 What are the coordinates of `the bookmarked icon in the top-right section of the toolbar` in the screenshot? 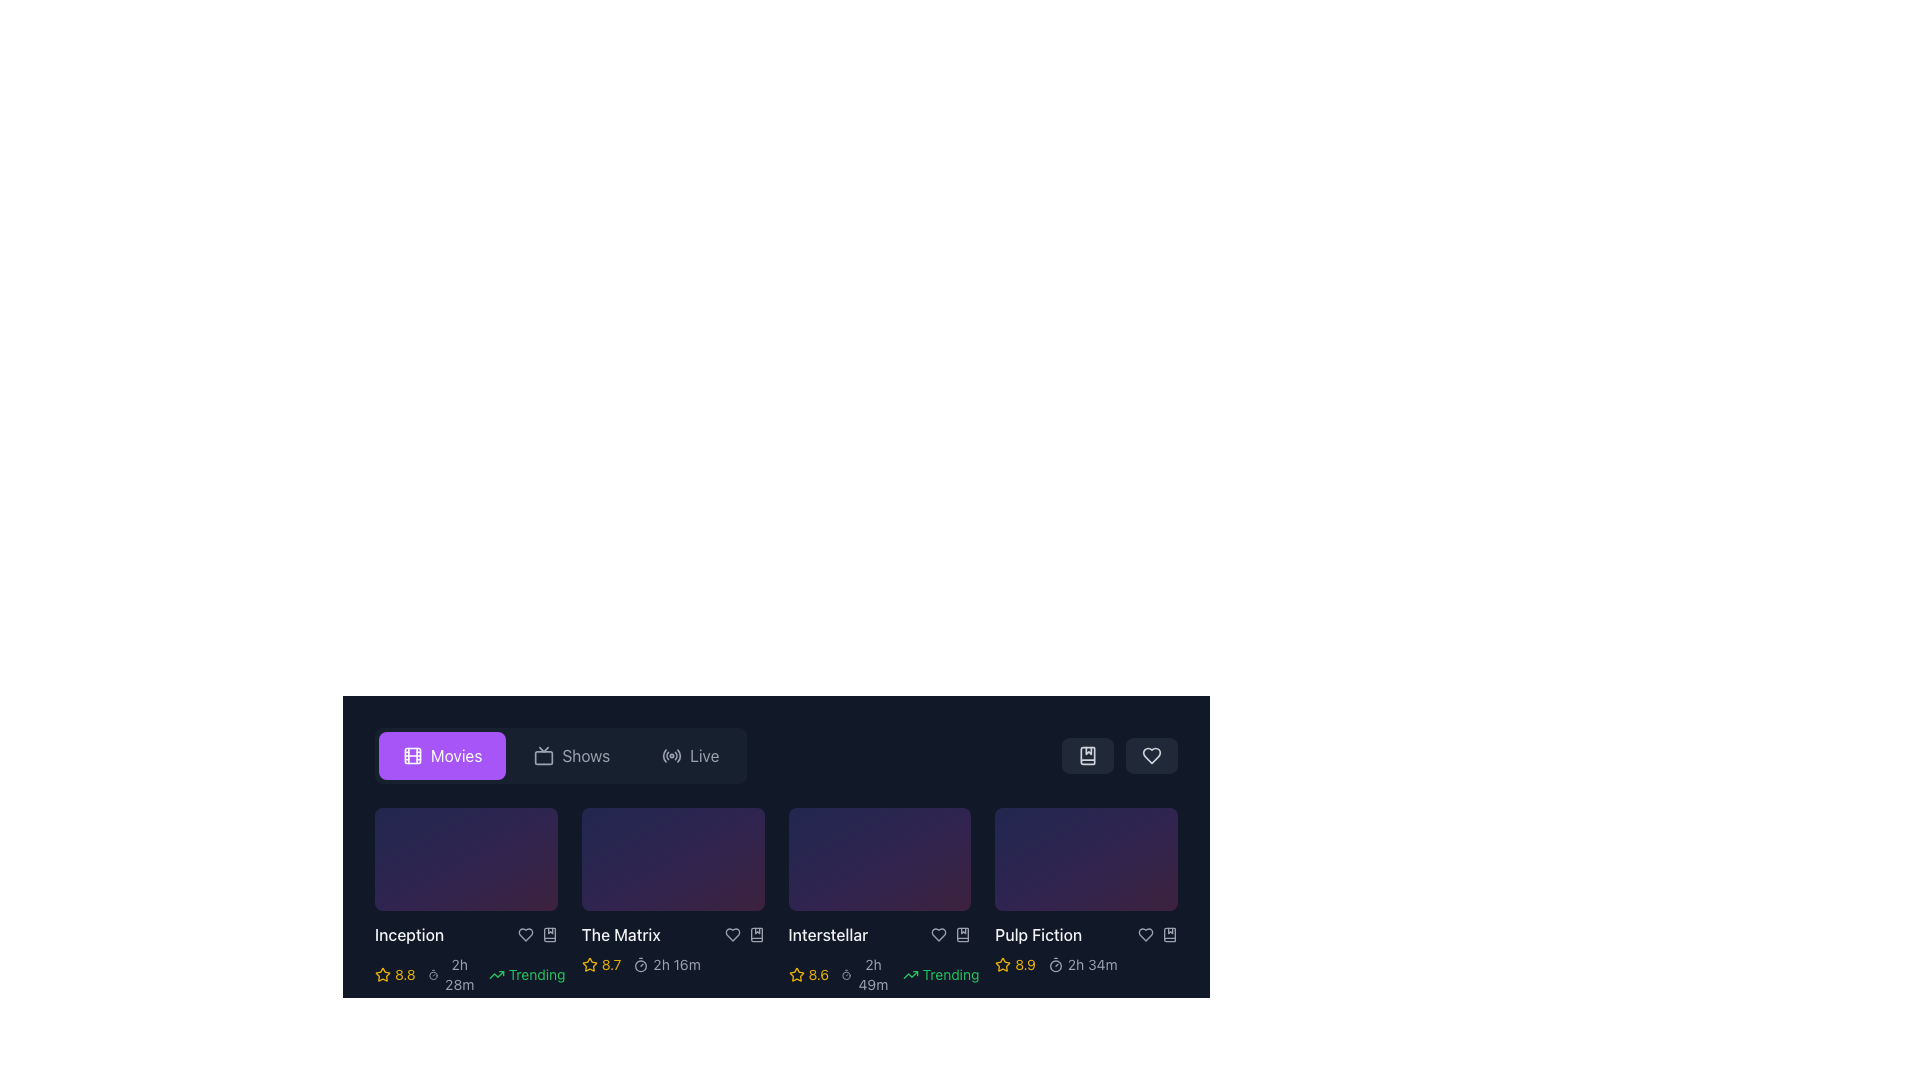 It's located at (1087, 756).